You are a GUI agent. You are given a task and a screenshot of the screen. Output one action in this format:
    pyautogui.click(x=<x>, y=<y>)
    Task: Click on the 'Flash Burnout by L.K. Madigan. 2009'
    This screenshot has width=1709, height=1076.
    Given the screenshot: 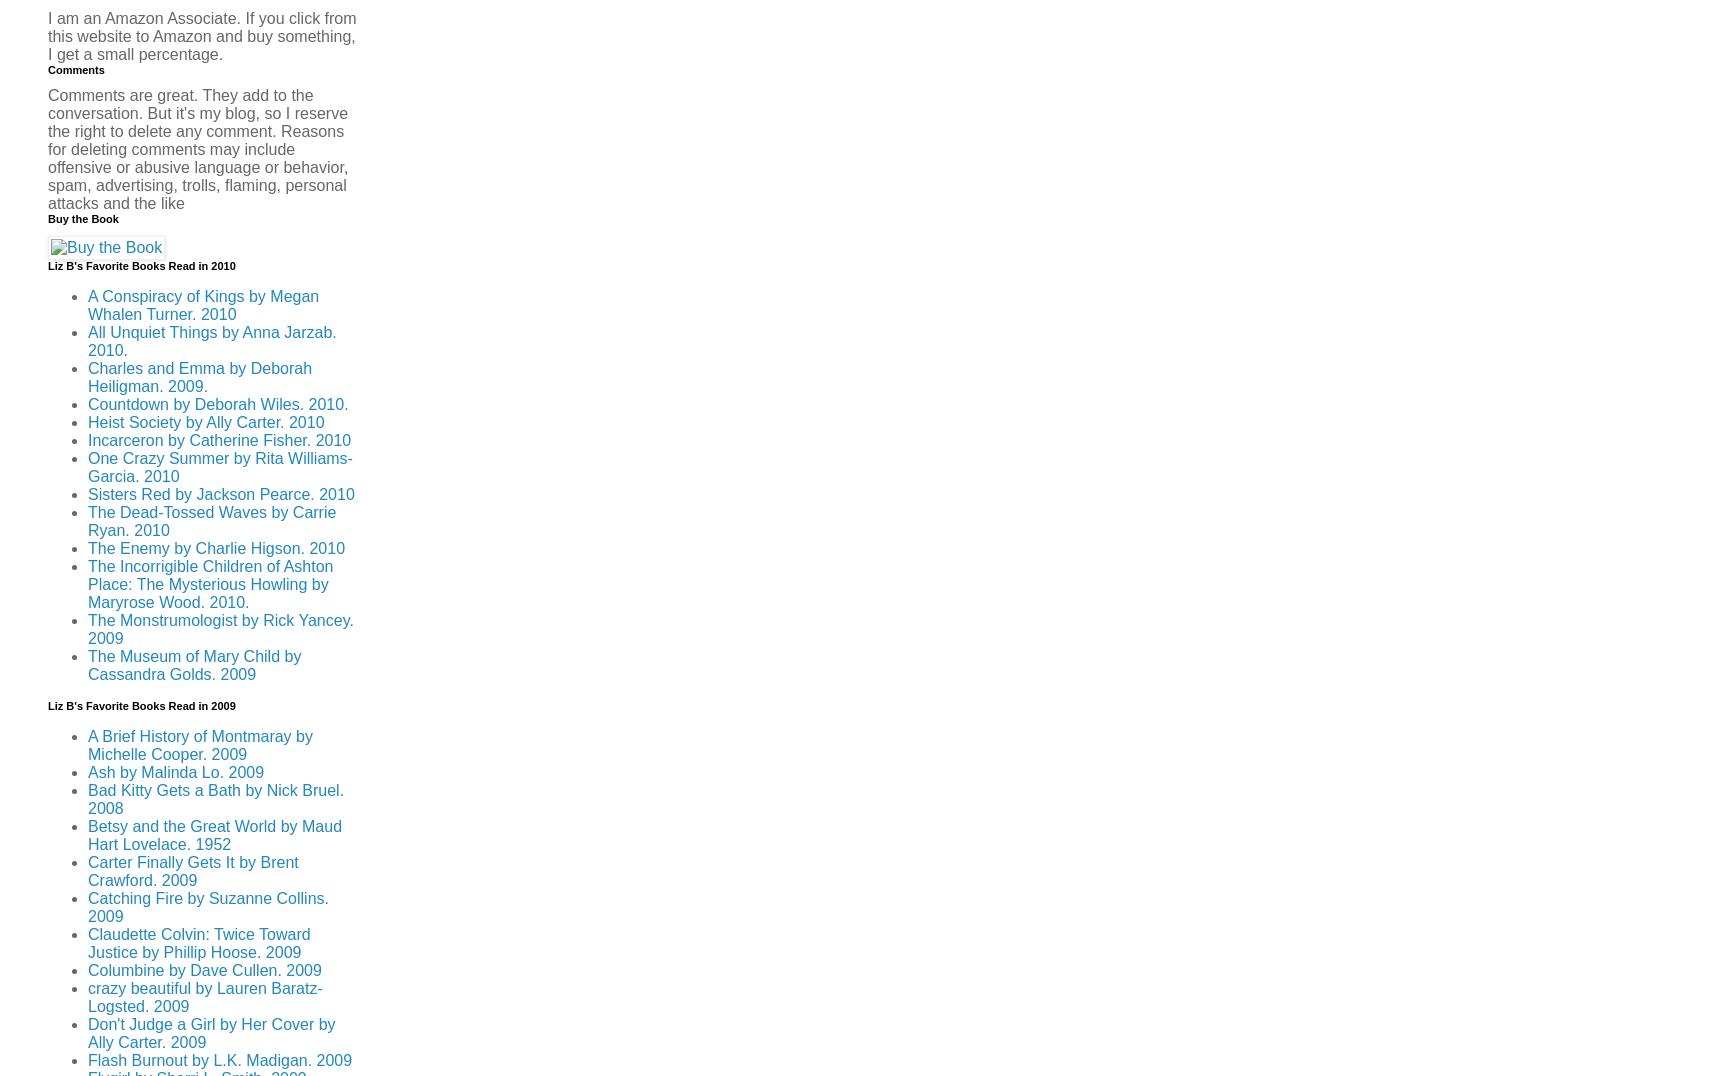 What is the action you would take?
    pyautogui.click(x=87, y=1060)
    